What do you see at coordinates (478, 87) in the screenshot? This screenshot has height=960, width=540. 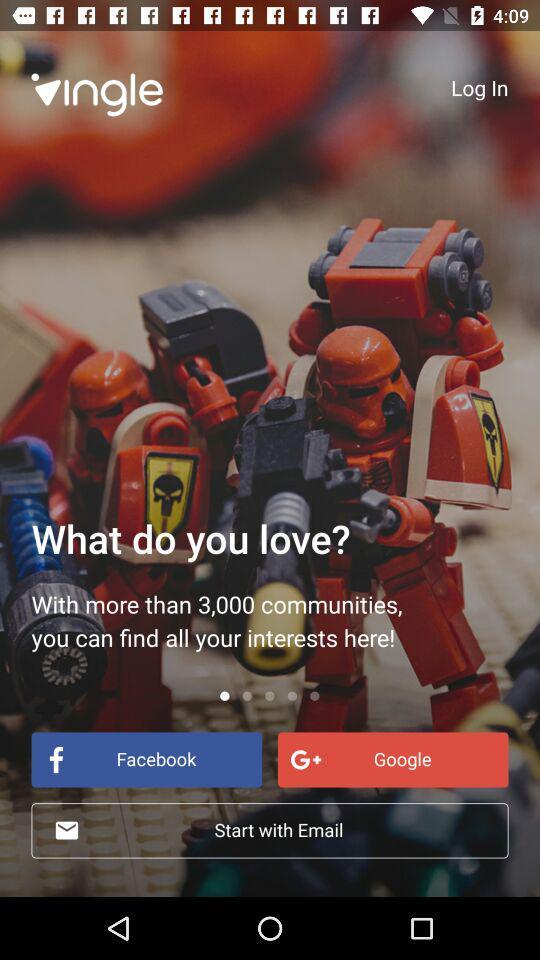 I see `the log in icon` at bounding box center [478, 87].